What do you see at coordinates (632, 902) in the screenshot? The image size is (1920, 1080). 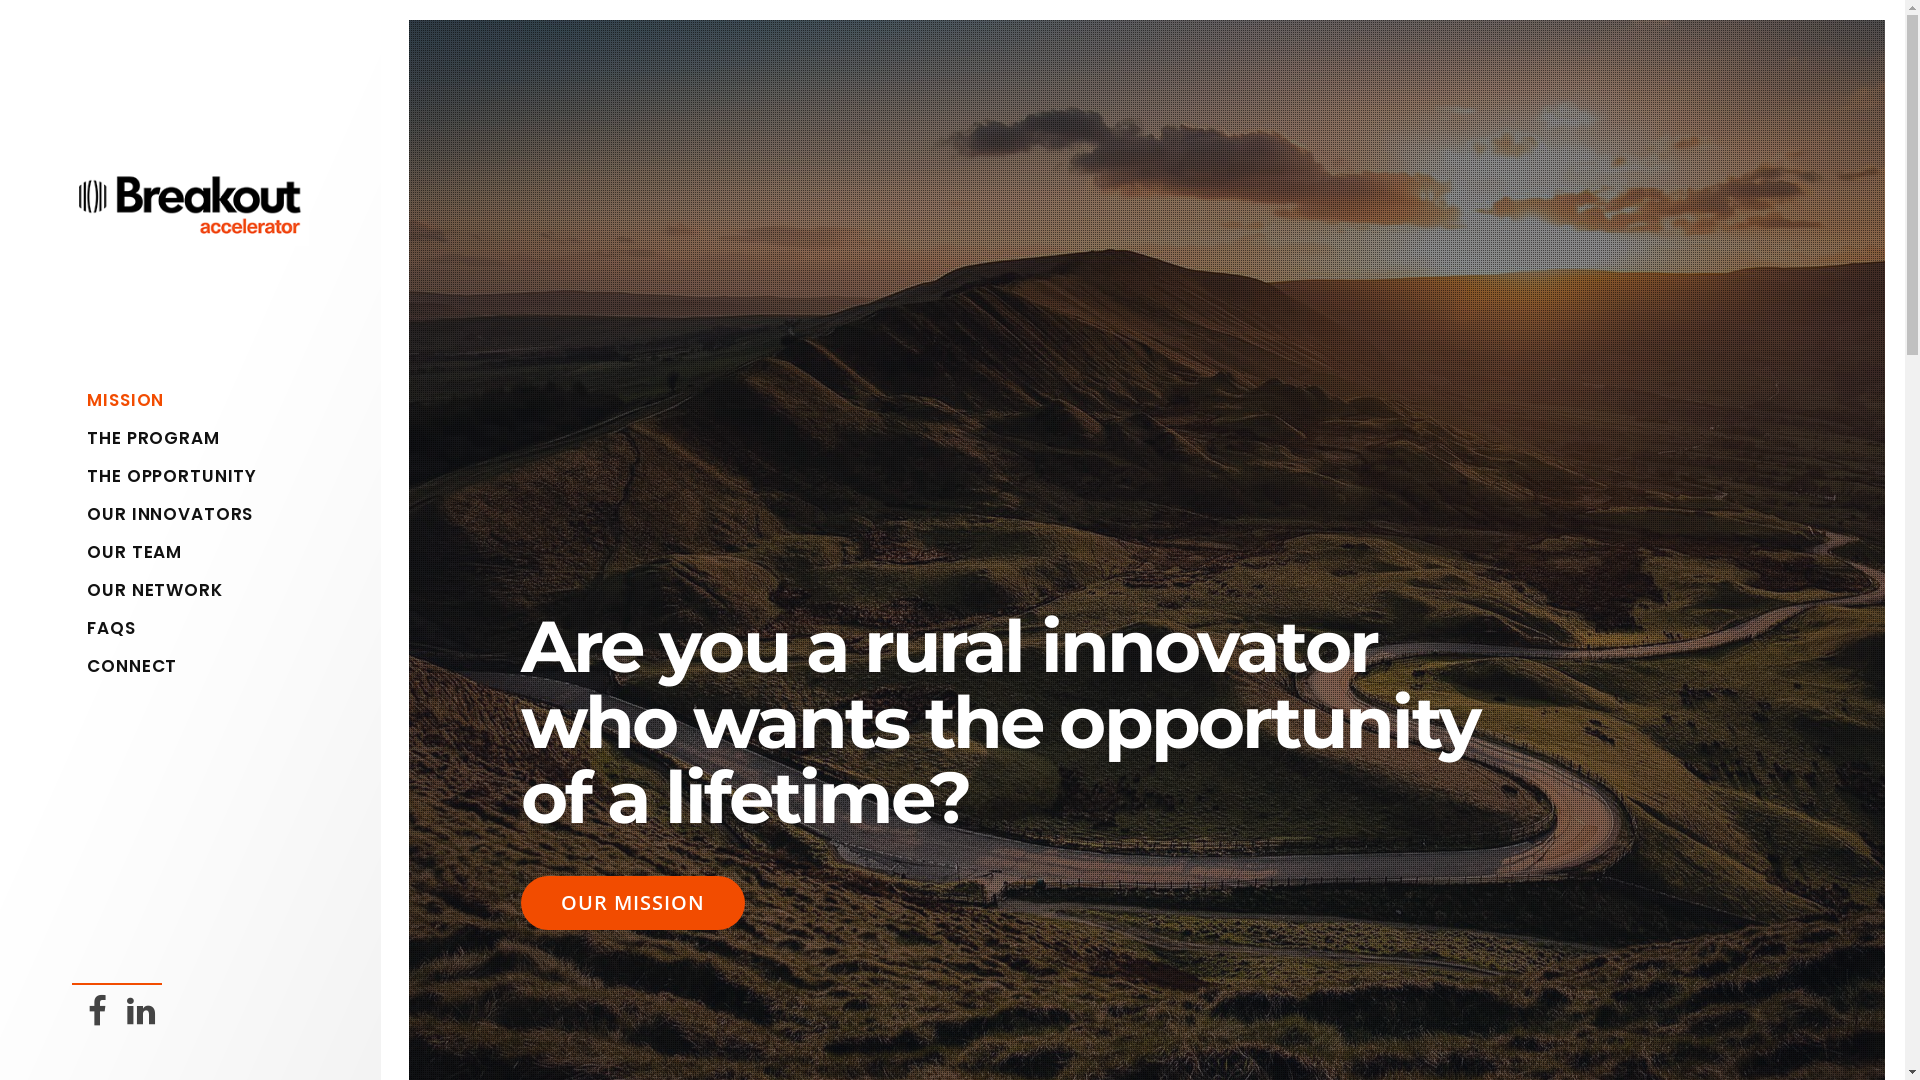 I see `'OUR MISSION'` at bounding box center [632, 902].